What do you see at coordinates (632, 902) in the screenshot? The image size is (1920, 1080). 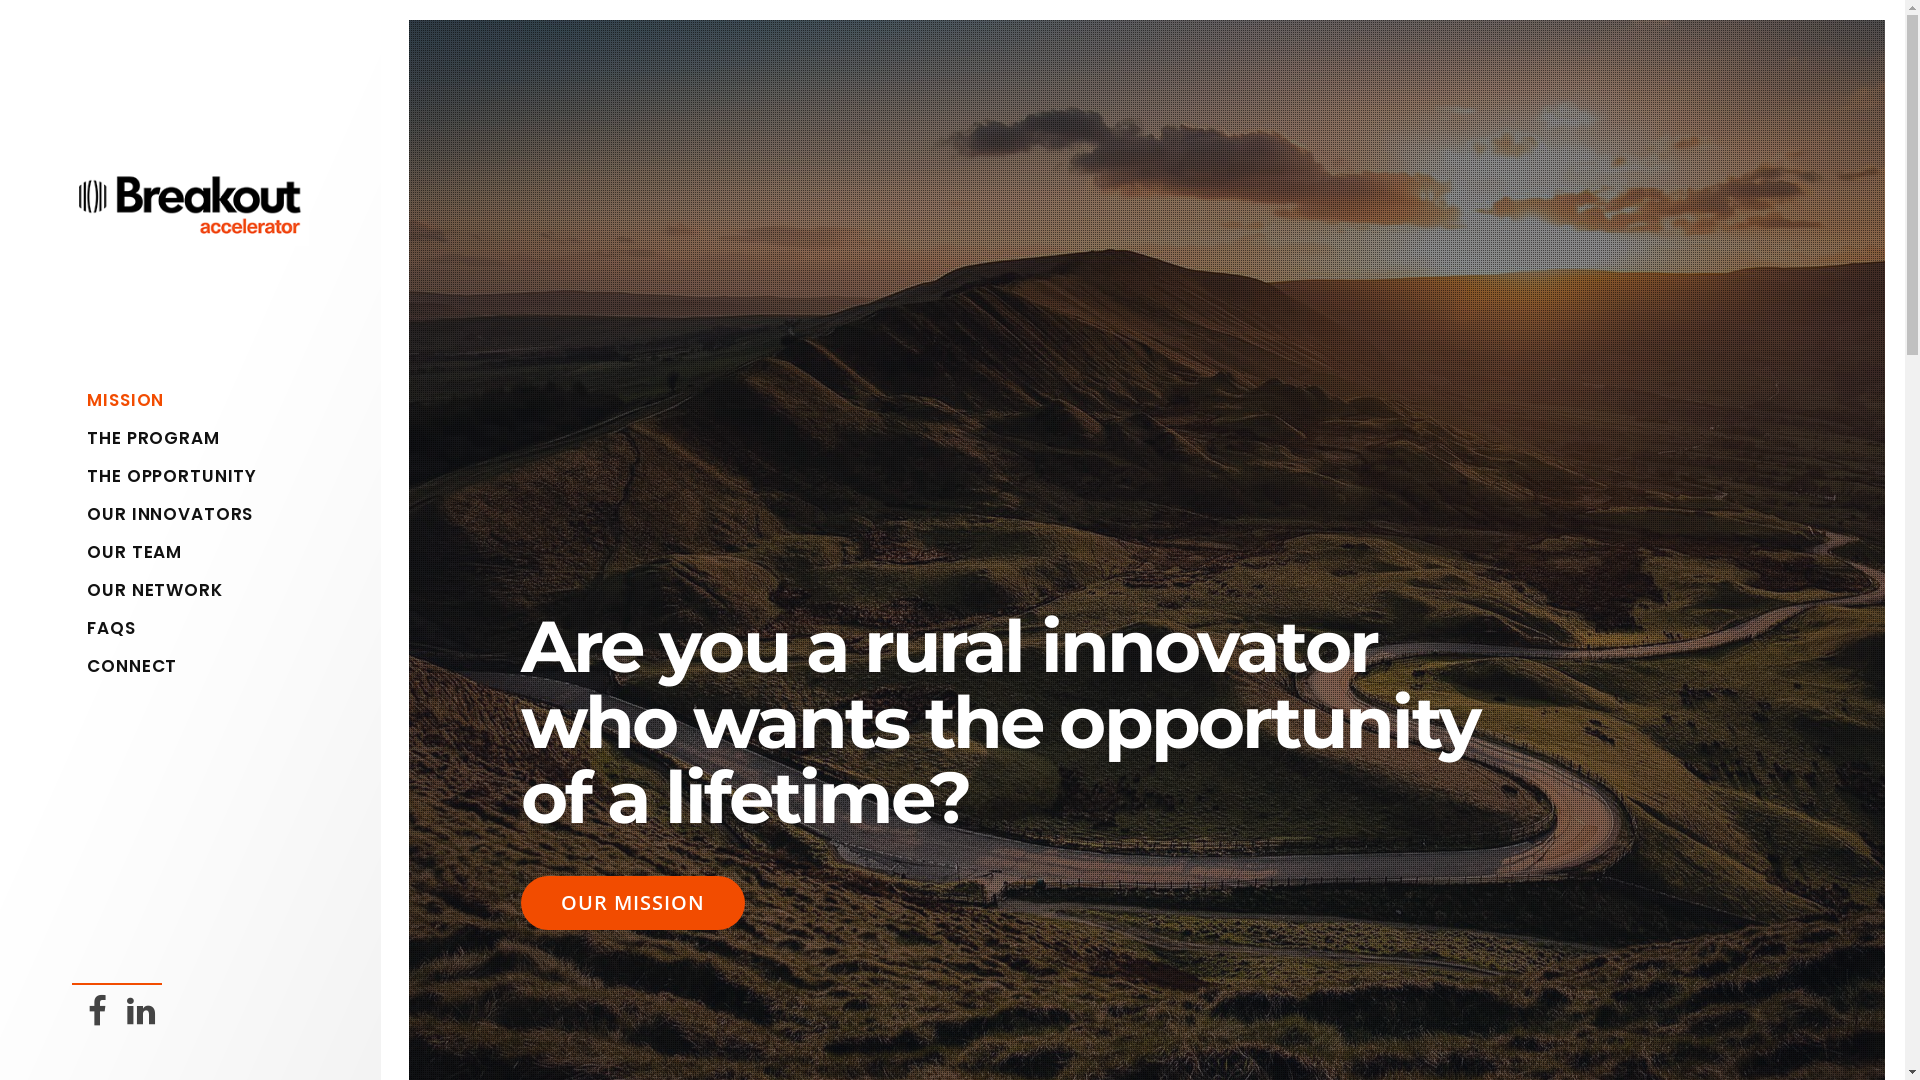 I see `'OUR MISSION'` at bounding box center [632, 902].